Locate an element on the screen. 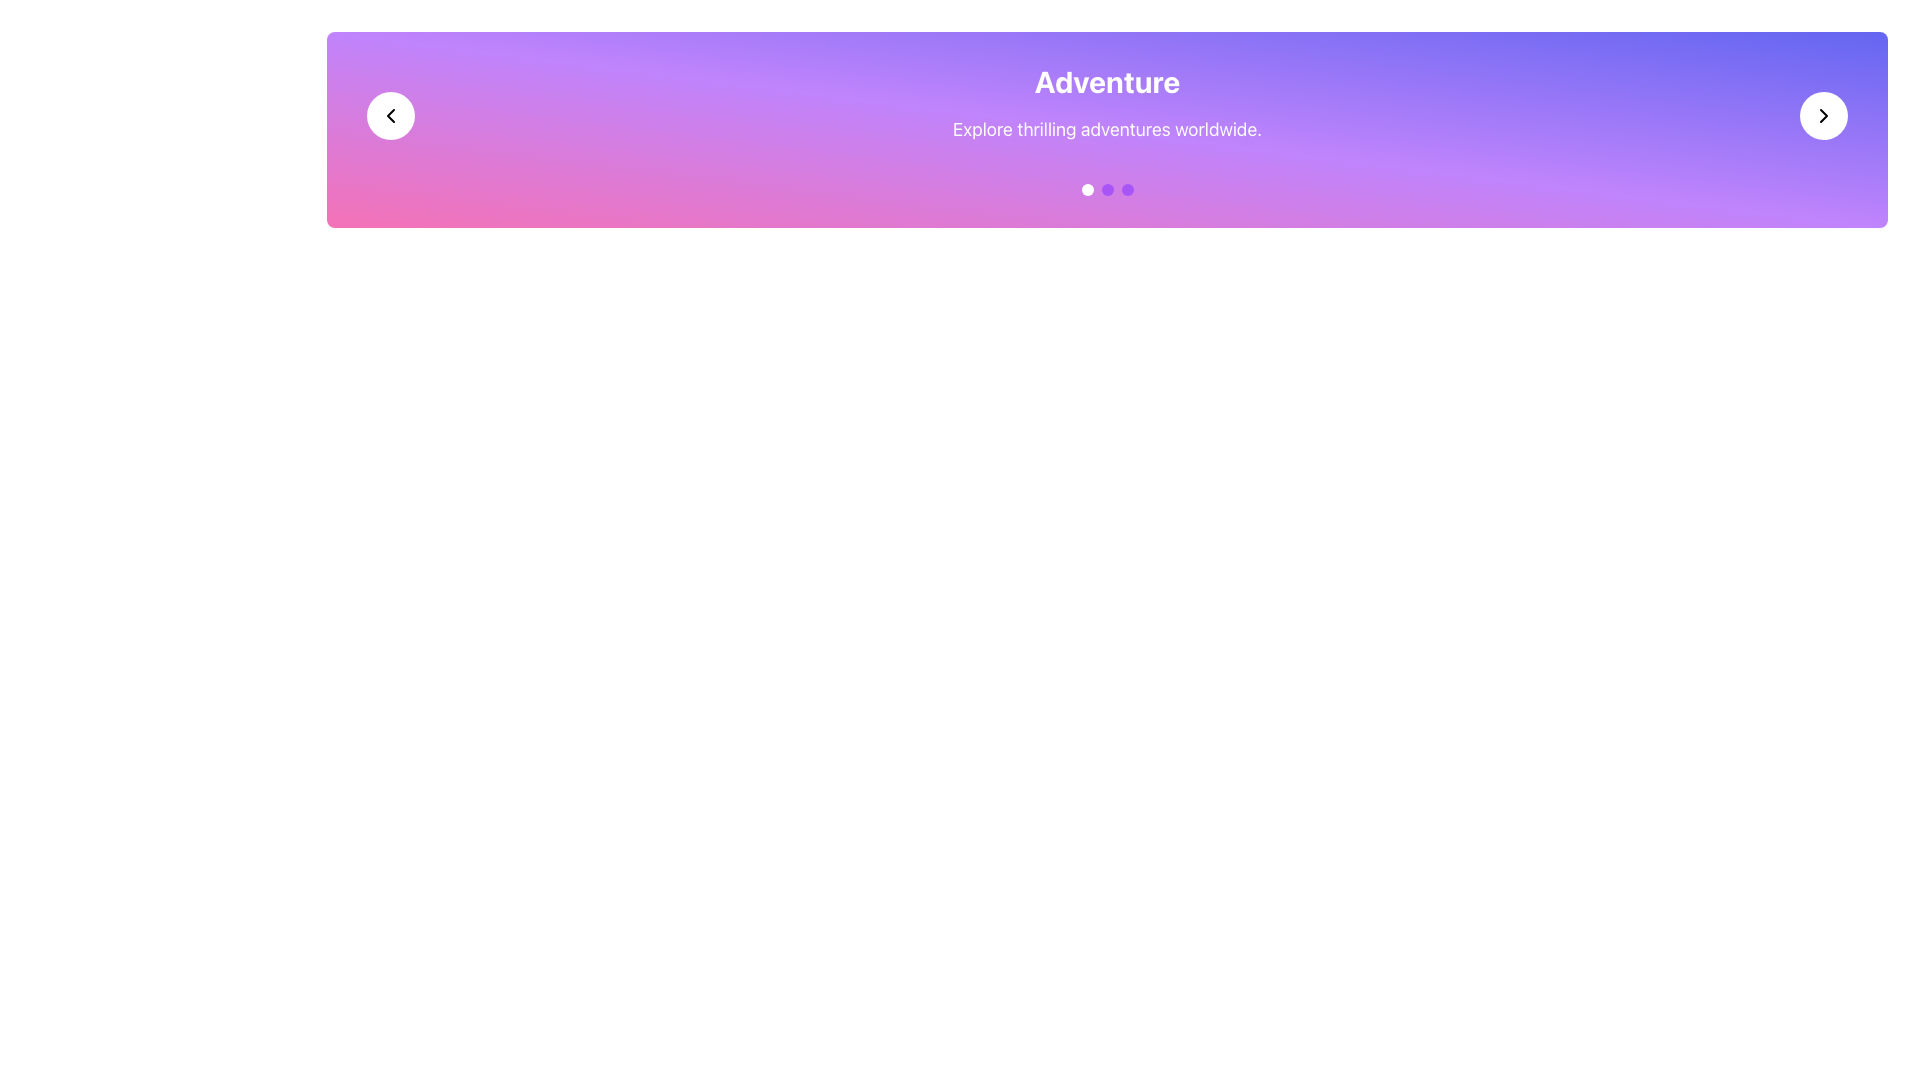 The height and width of the screenshot is (1080, 1920). the white circular button with a right-pointing black arrow icon located at the far-right side of the navigation section is located at coordinates (1824, 115).